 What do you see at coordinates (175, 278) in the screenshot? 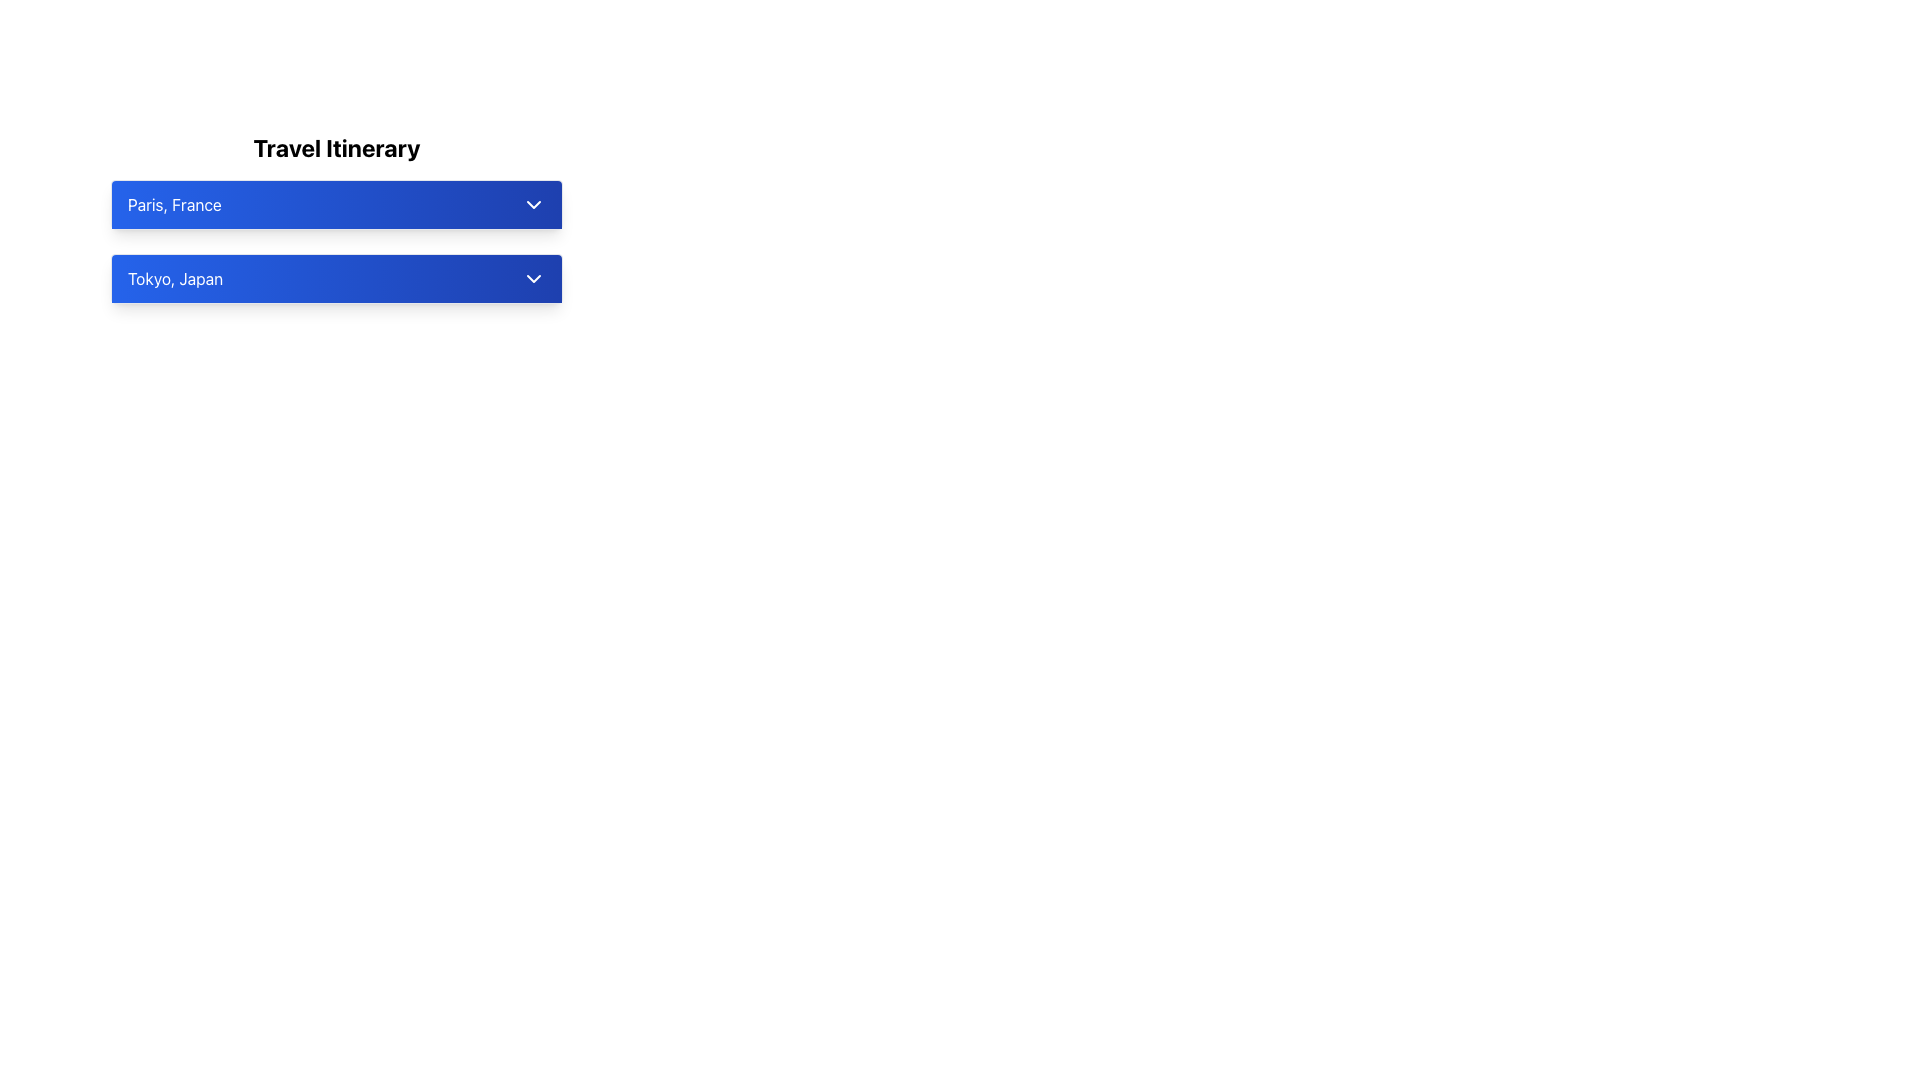
I see `the static text label displaying 'Tokyo, Japan', which is the second entry in the itinerary list of destinations` at bounding box center [175, 278].